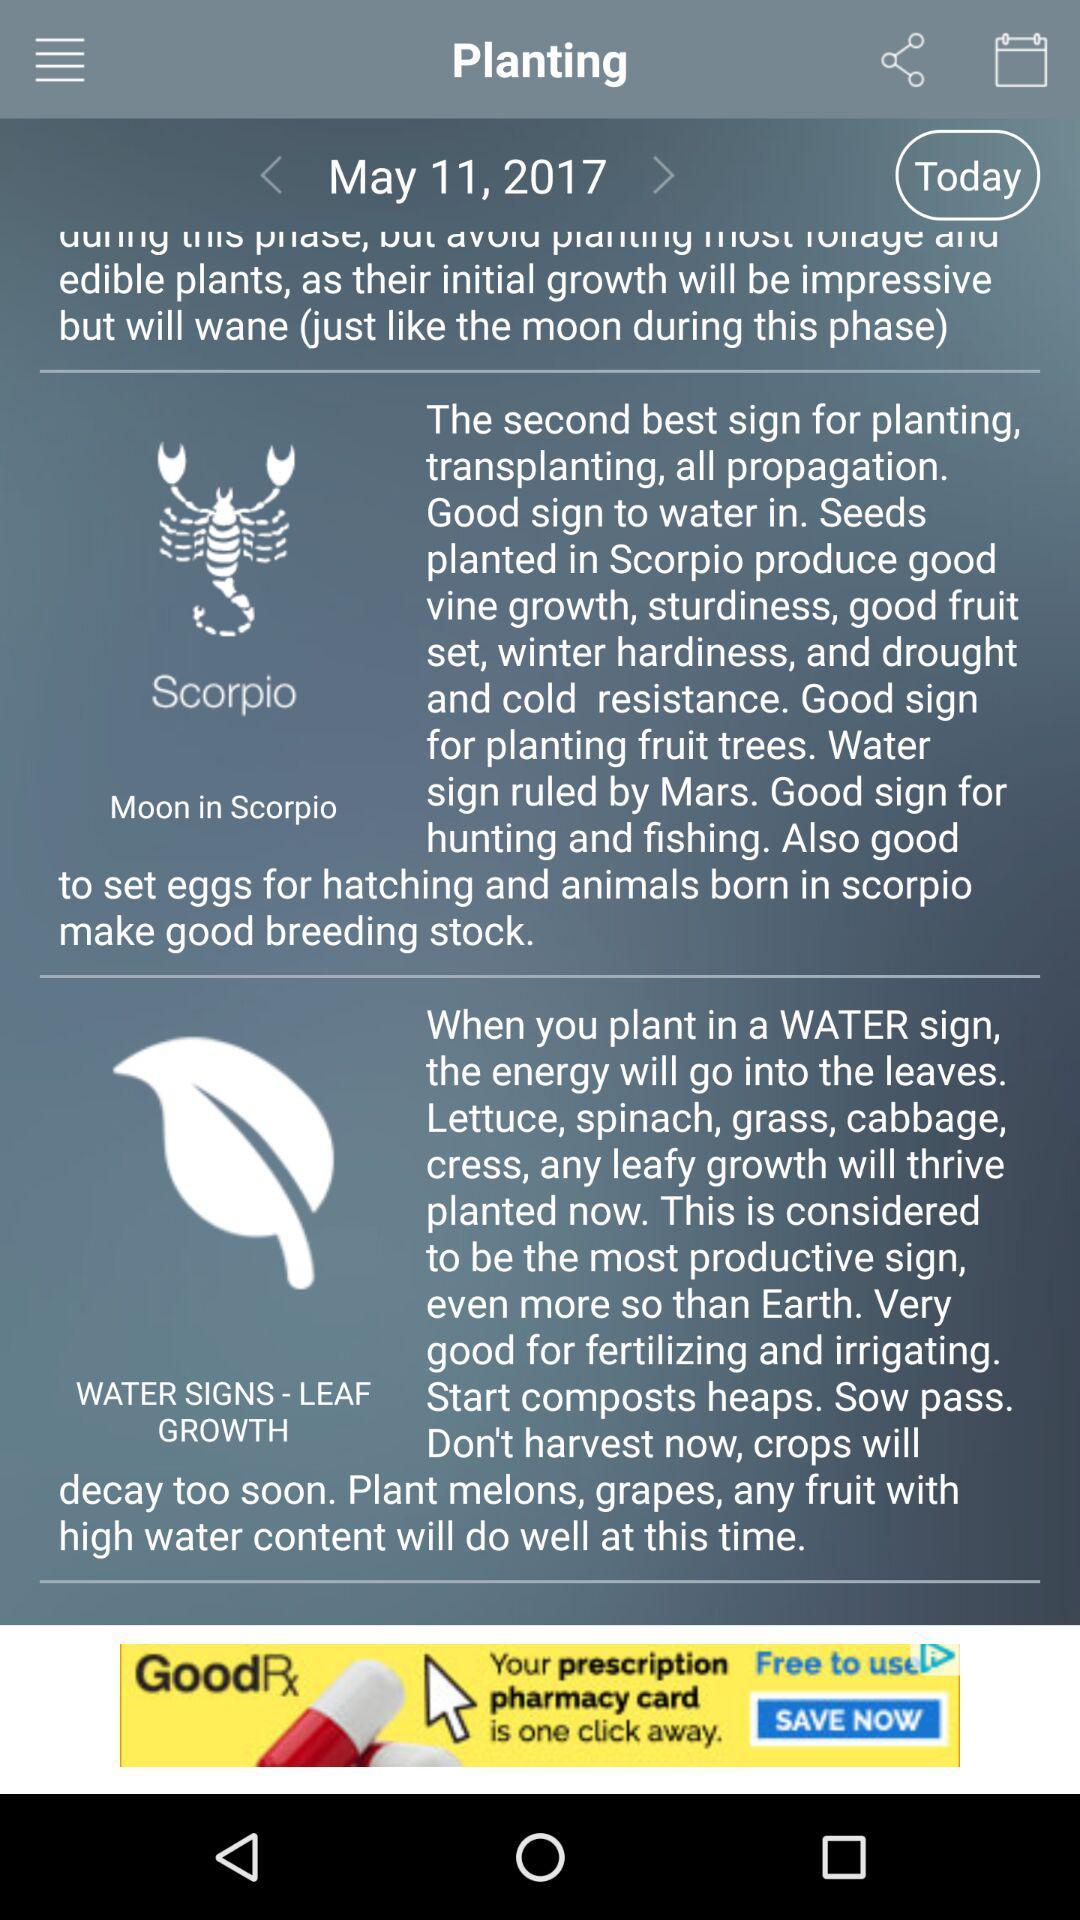 This screenshot has width=1080, height=1920. Describe the element at coordinates (664, 175) in the screenshot. I see `next day` at that location.